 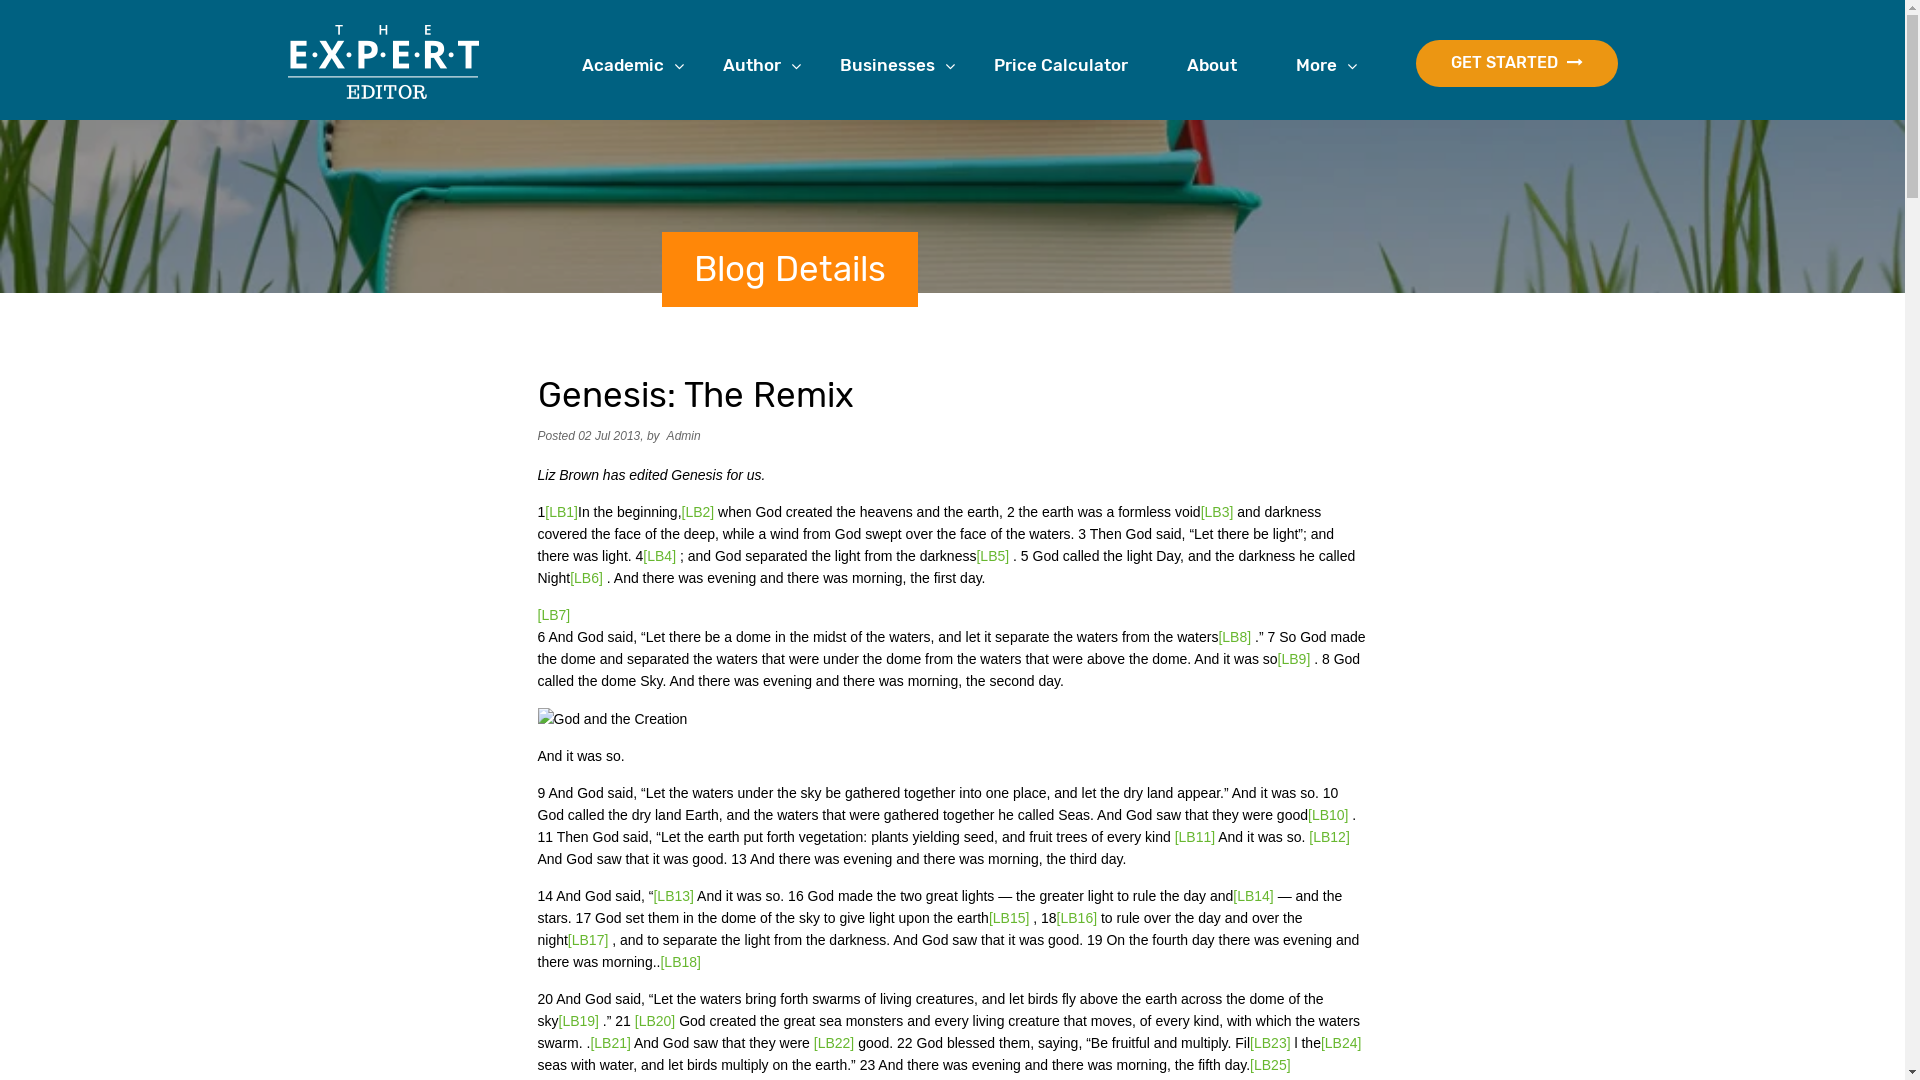 What do you see at coordinates (1516, 62) in the screenshot?
I see `'GET STARTED'` at bounding box center [1516, 62].